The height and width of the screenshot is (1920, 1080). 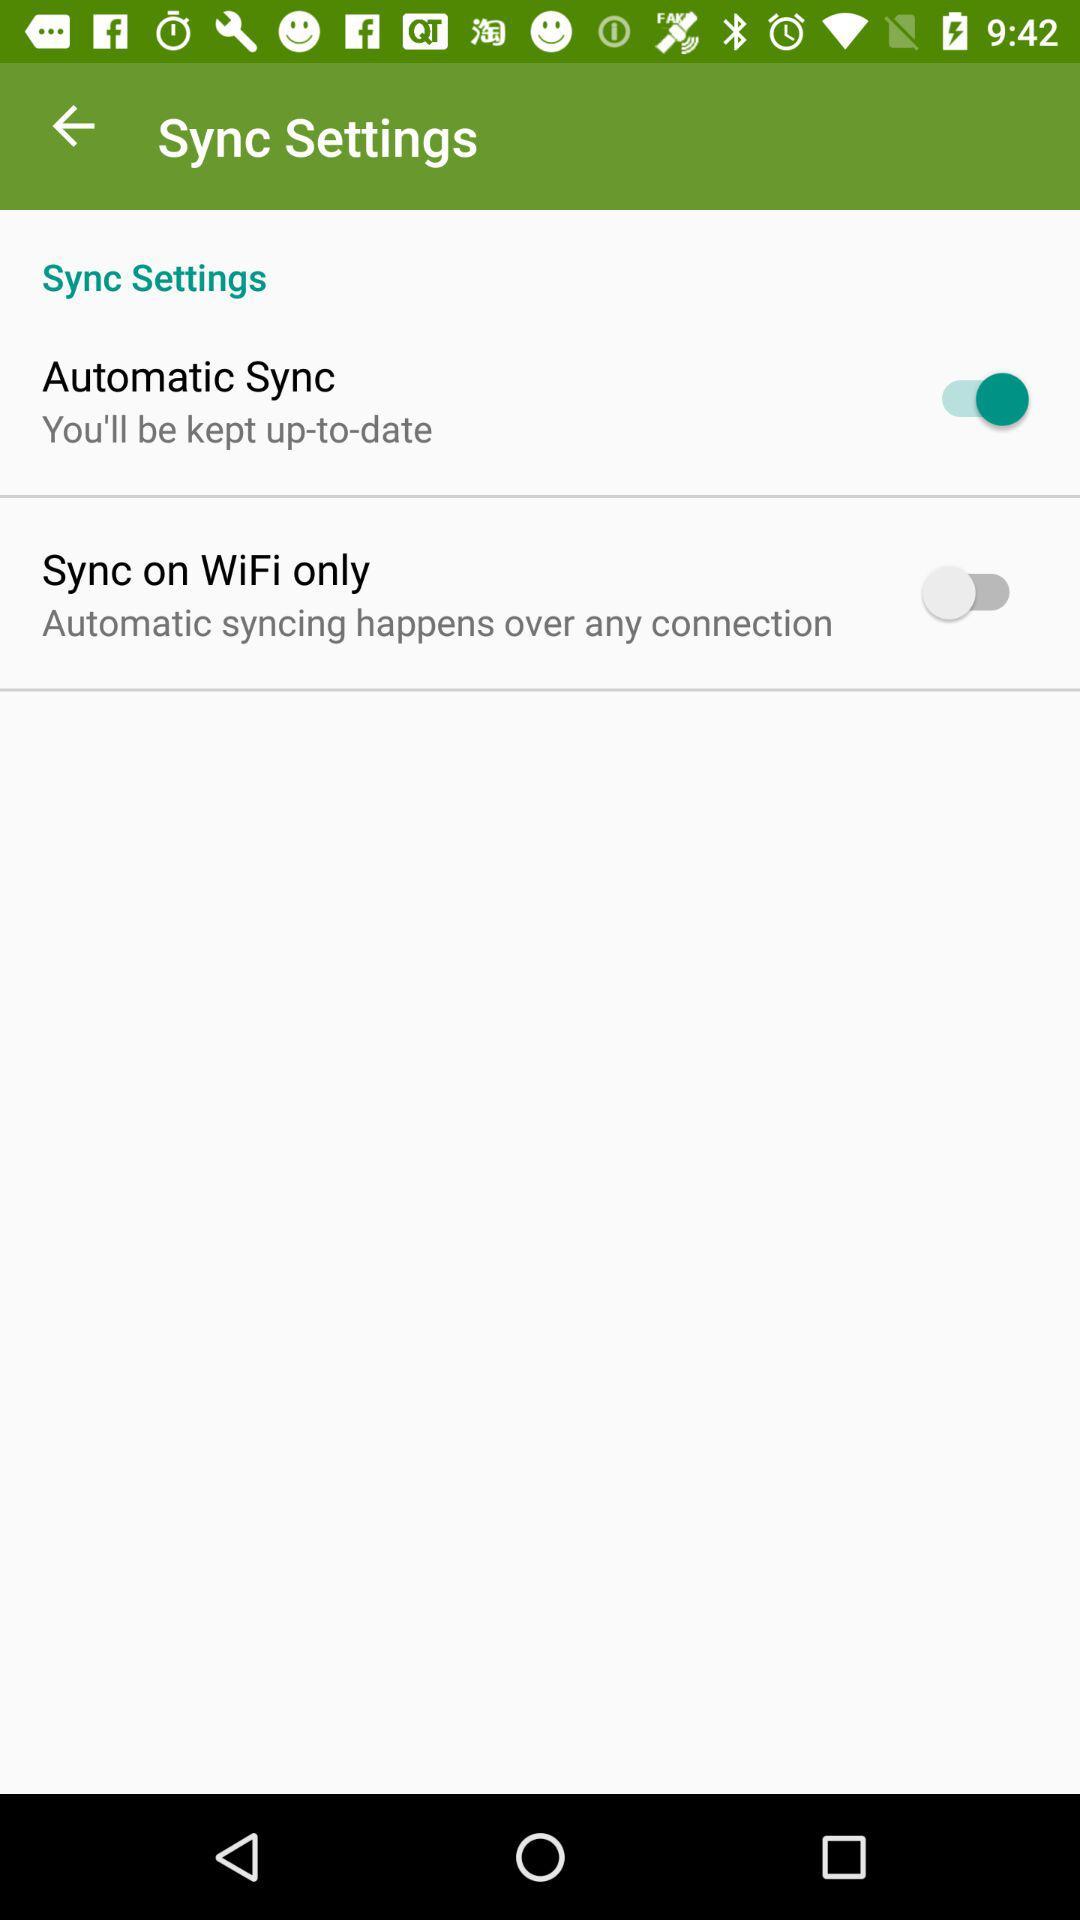 I want to click on the app below the automatic sync item, so click(x=236, y=427).